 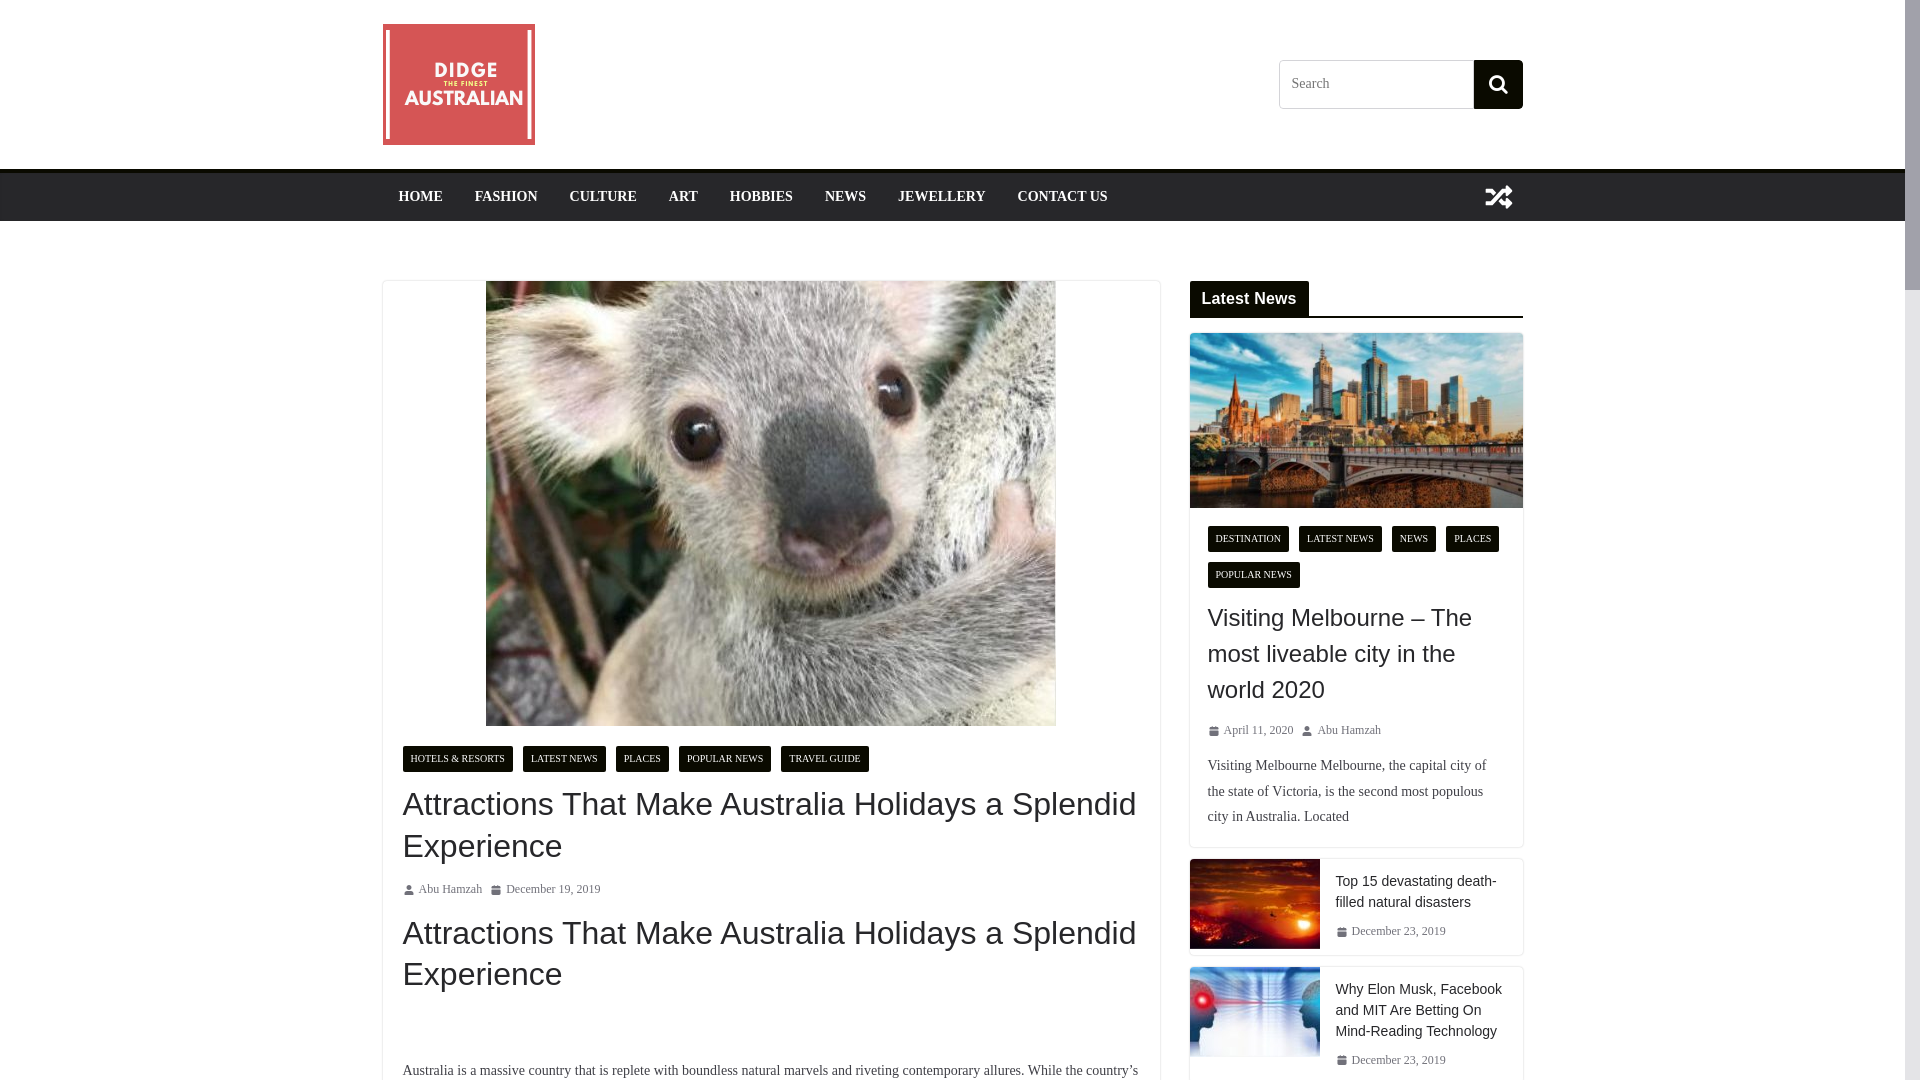 I want to click on 'December 19, 2019', so click(x=545, y=889).